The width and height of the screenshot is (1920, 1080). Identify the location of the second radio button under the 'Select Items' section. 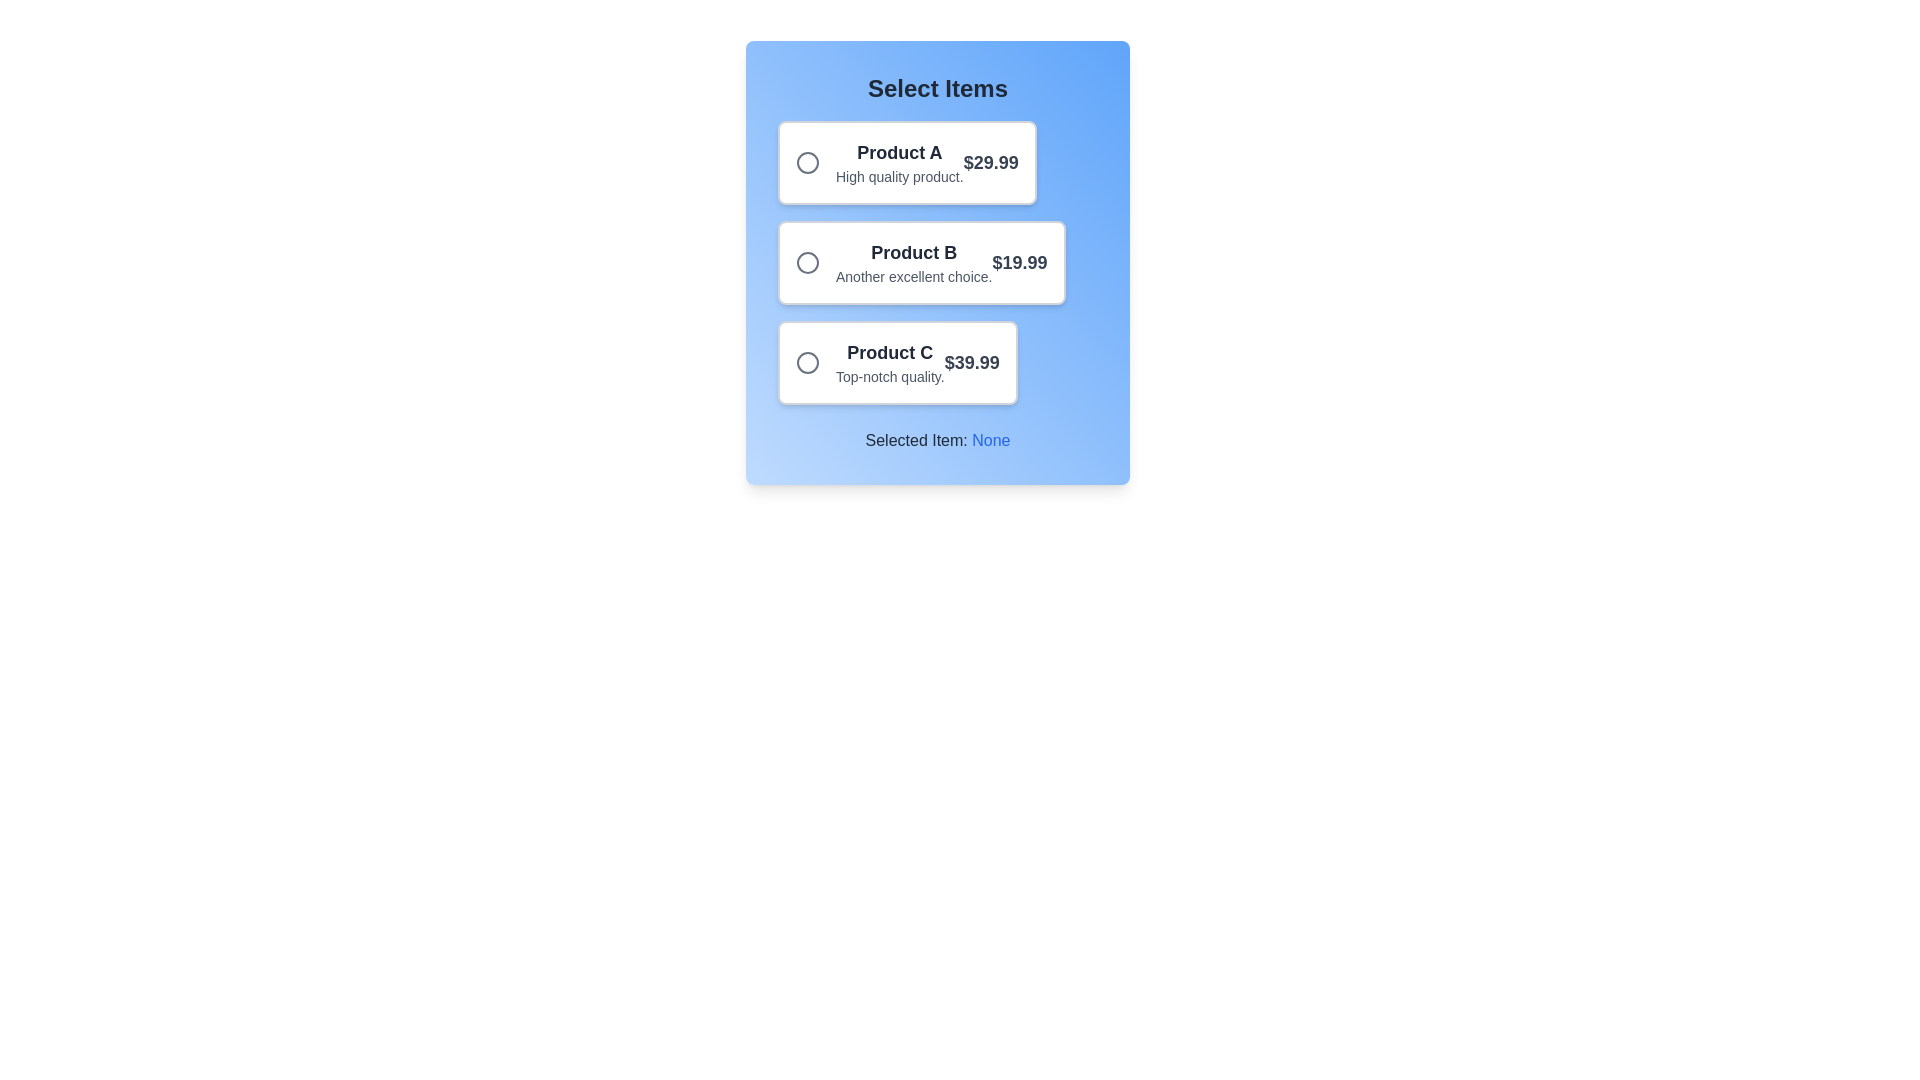
(807, 261).